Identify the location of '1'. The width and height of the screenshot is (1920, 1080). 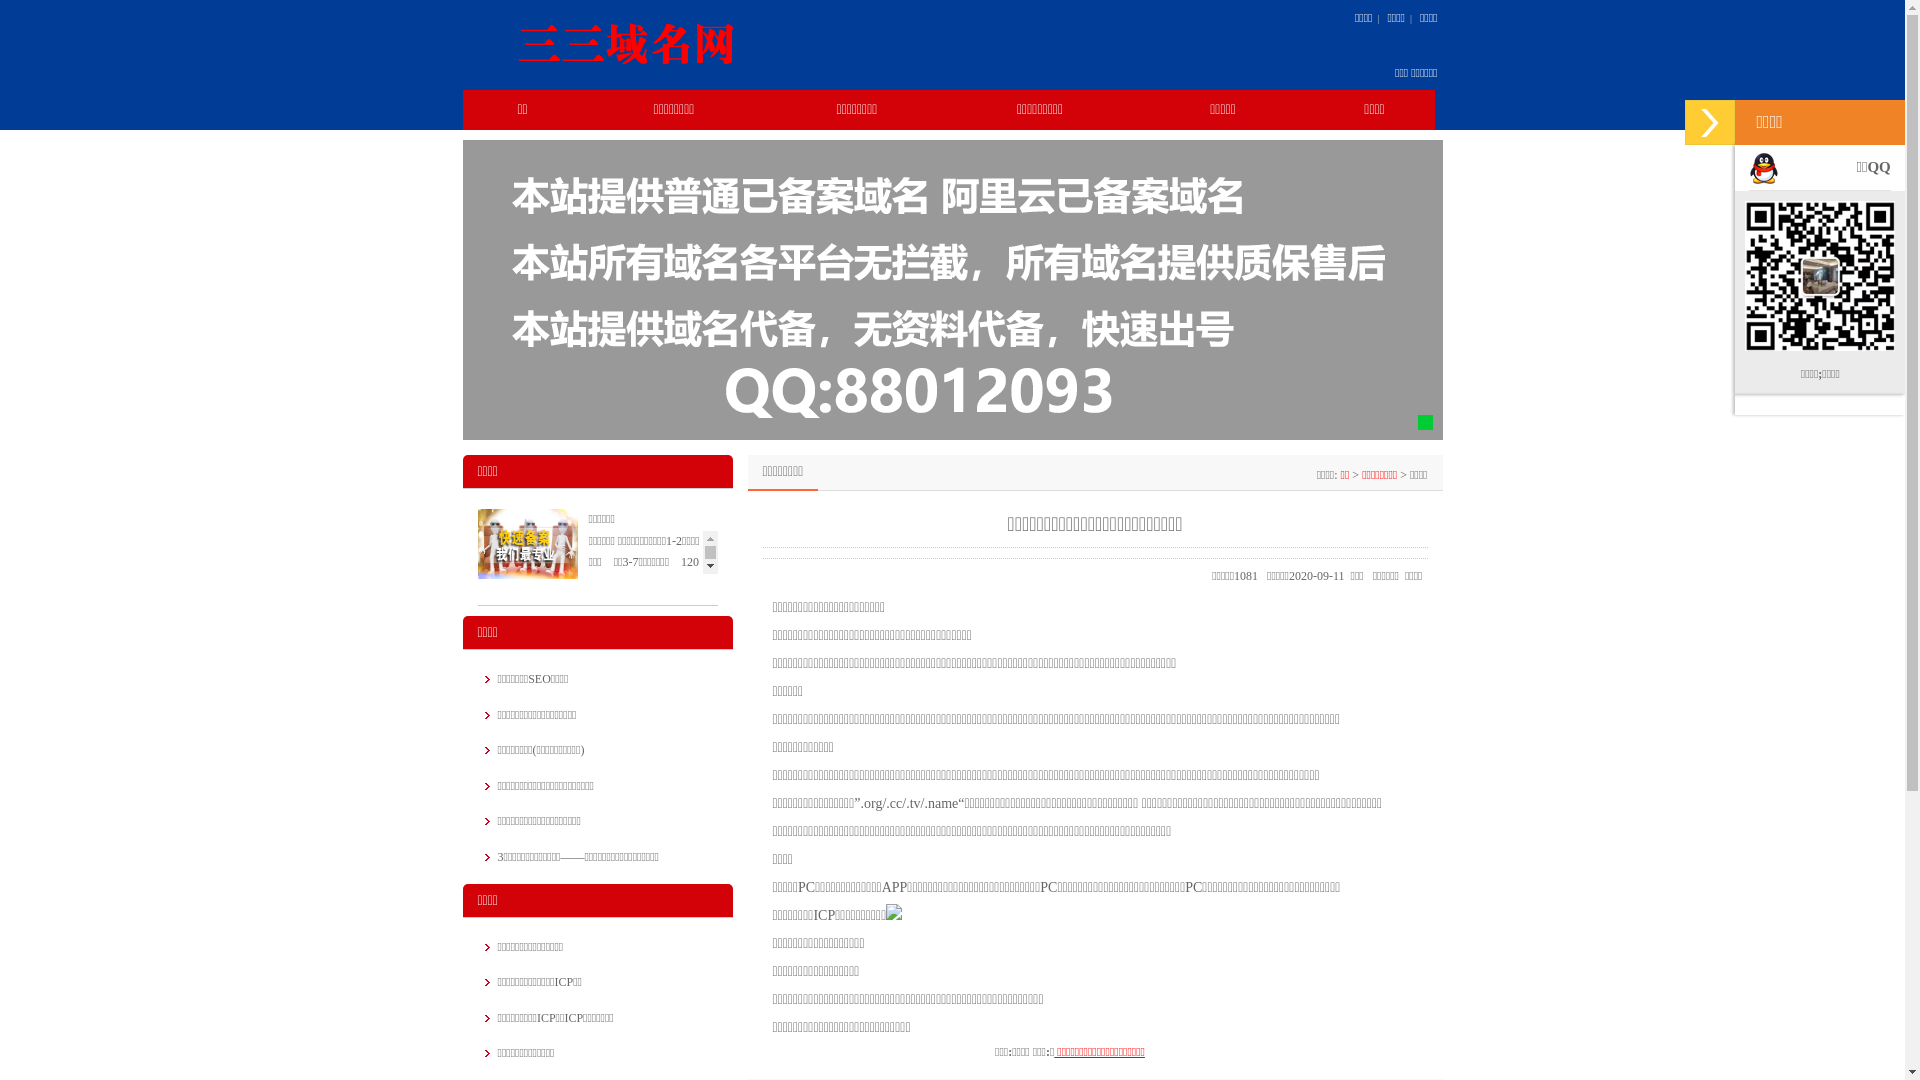
(1424, 421).